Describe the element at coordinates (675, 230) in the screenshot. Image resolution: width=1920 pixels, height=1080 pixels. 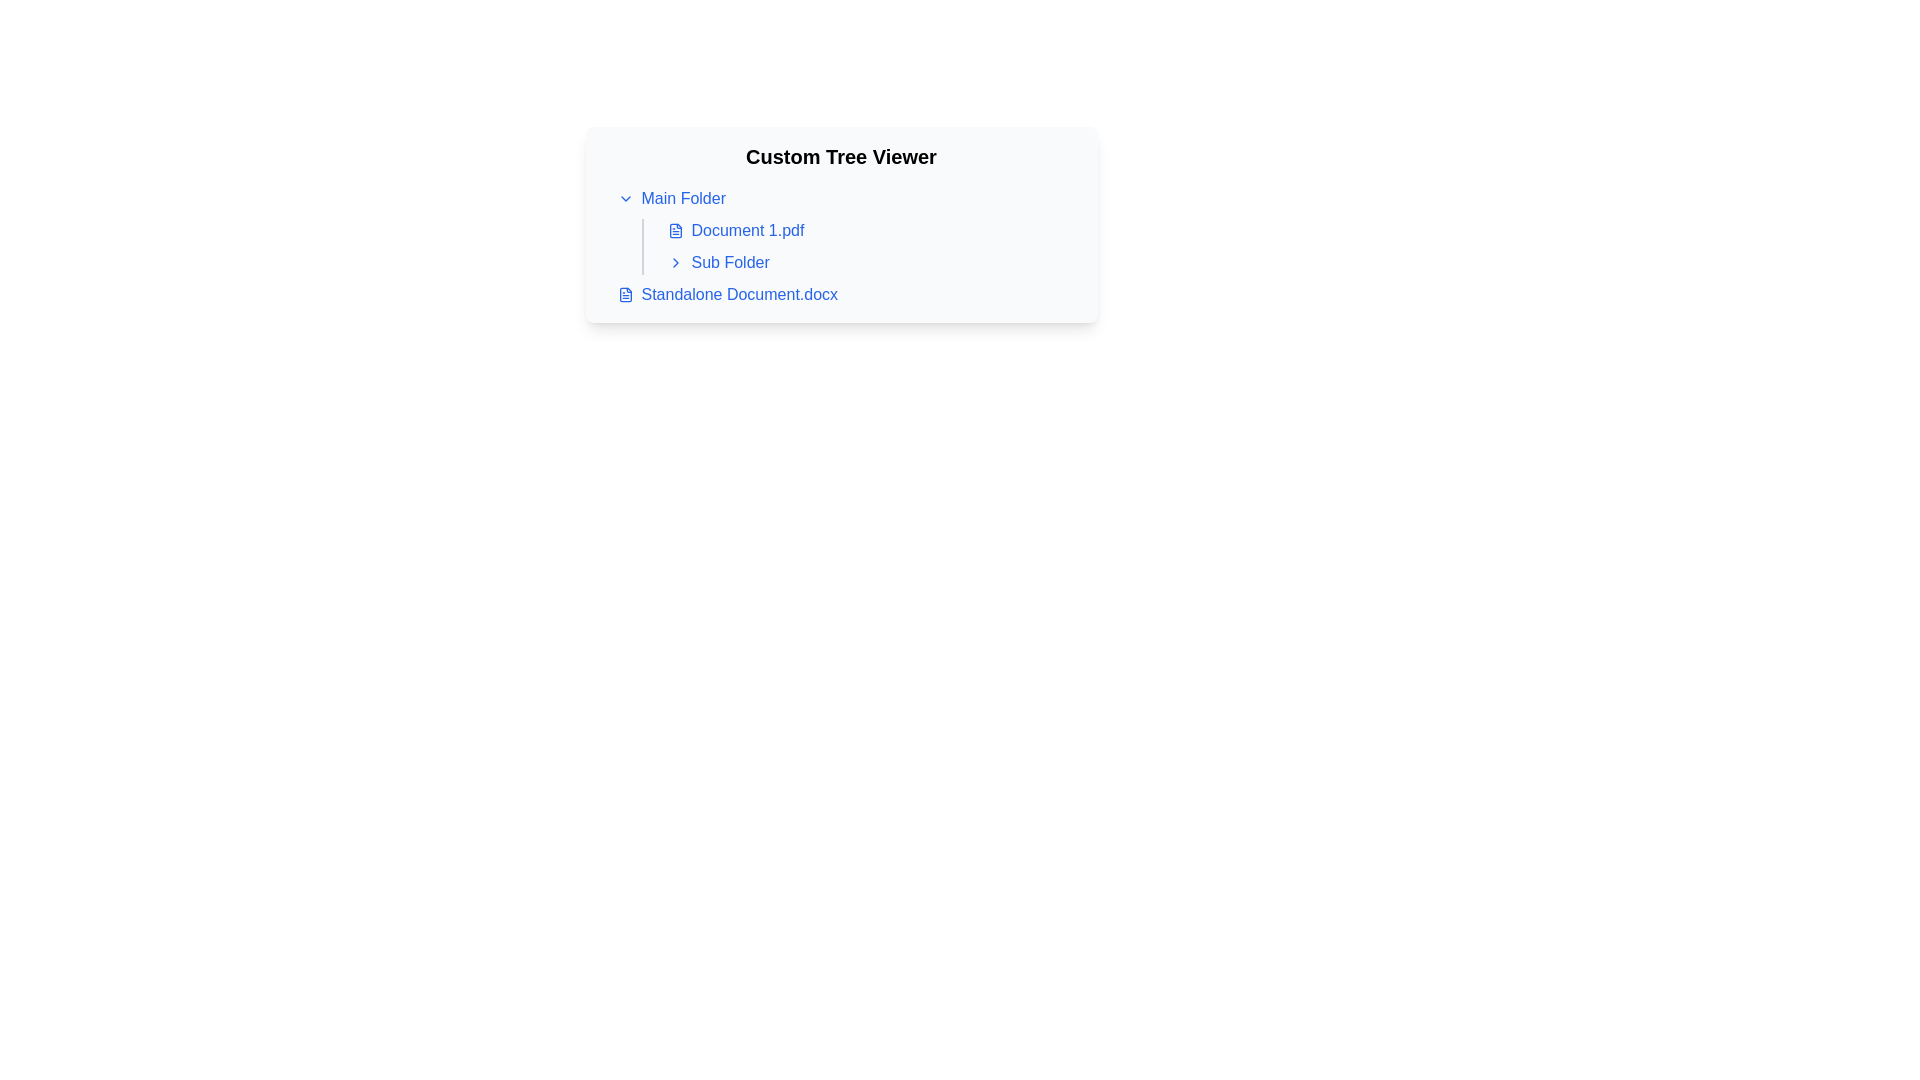
I see `the file icon representing 'Document 1.pdf' located in the tree viewer interface` at that location.